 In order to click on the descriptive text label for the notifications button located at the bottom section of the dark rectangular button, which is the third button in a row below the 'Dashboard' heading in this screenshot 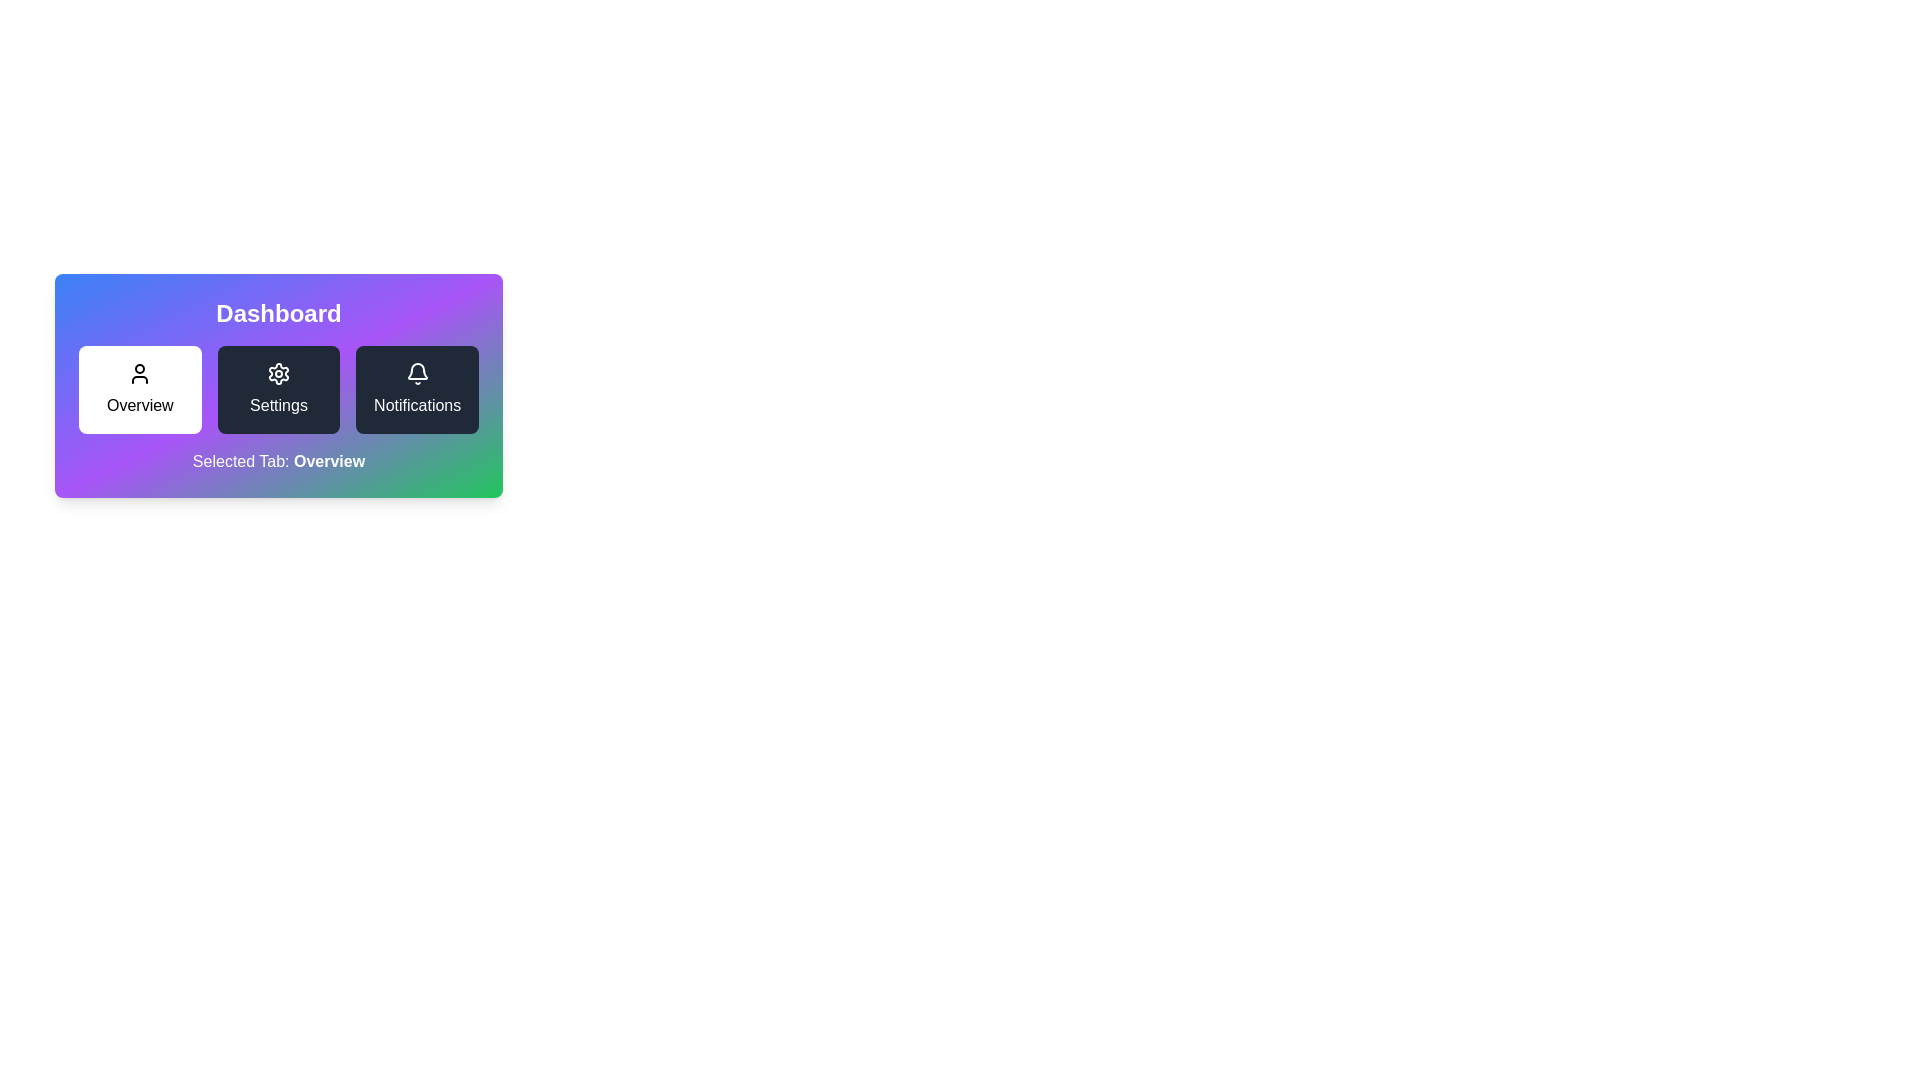, I will do `click(416, 405)`.